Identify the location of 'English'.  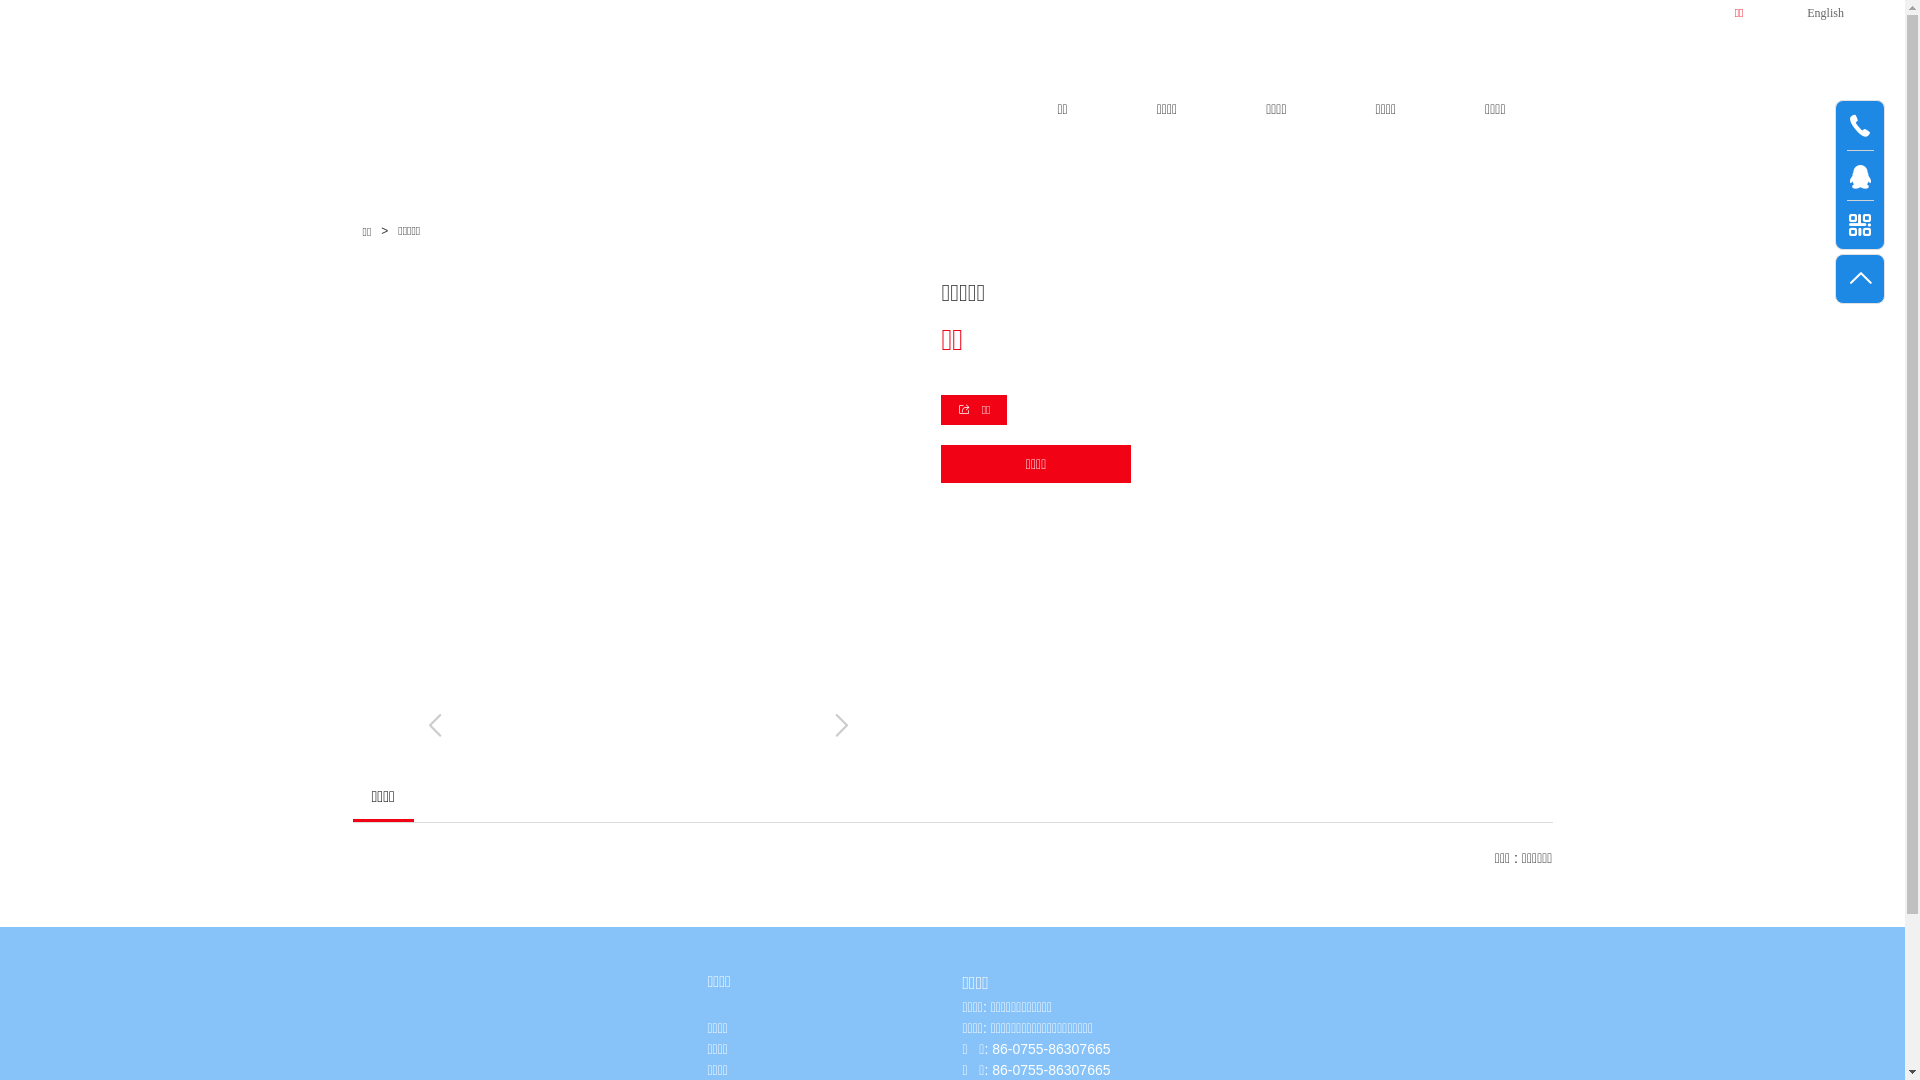
(1762, 11).